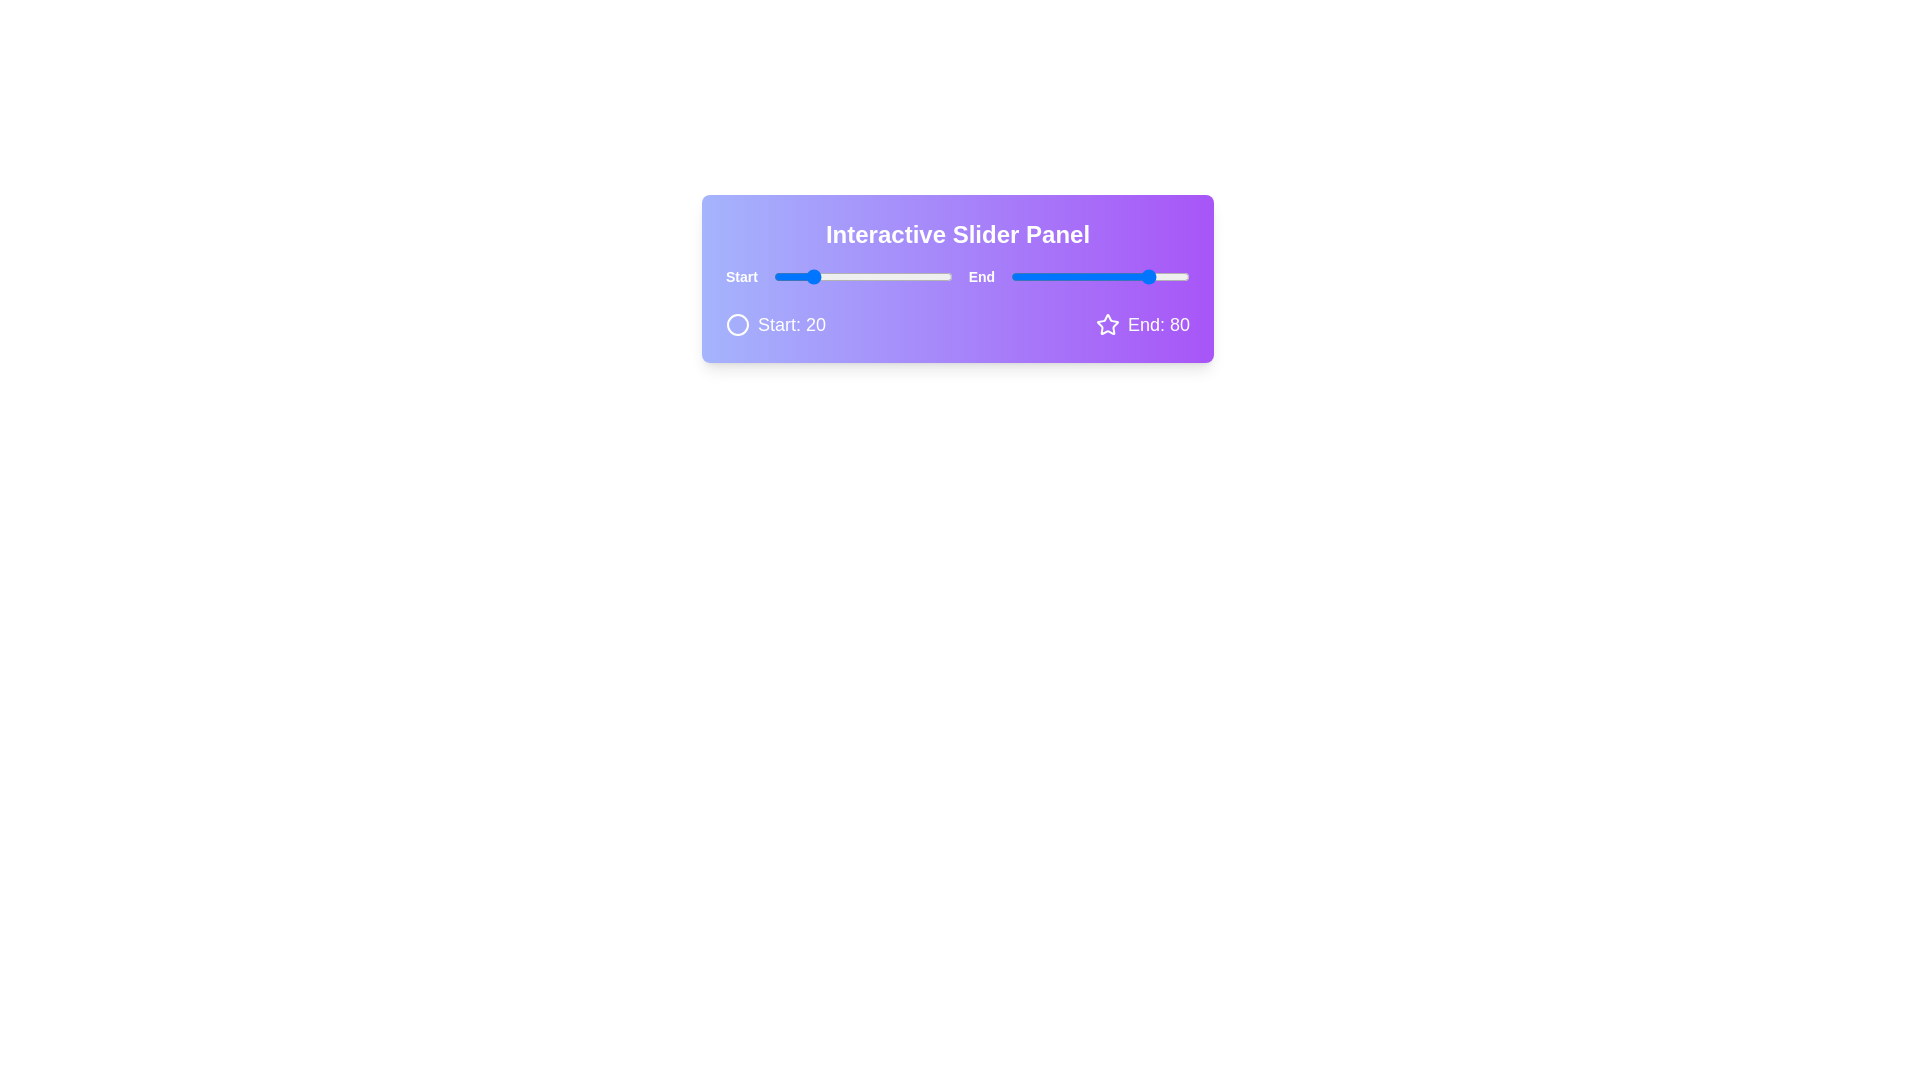  What do you see at coordinates (797, 277) in the screenshot?
I see `the start slider` at bounding box center [797, 277].